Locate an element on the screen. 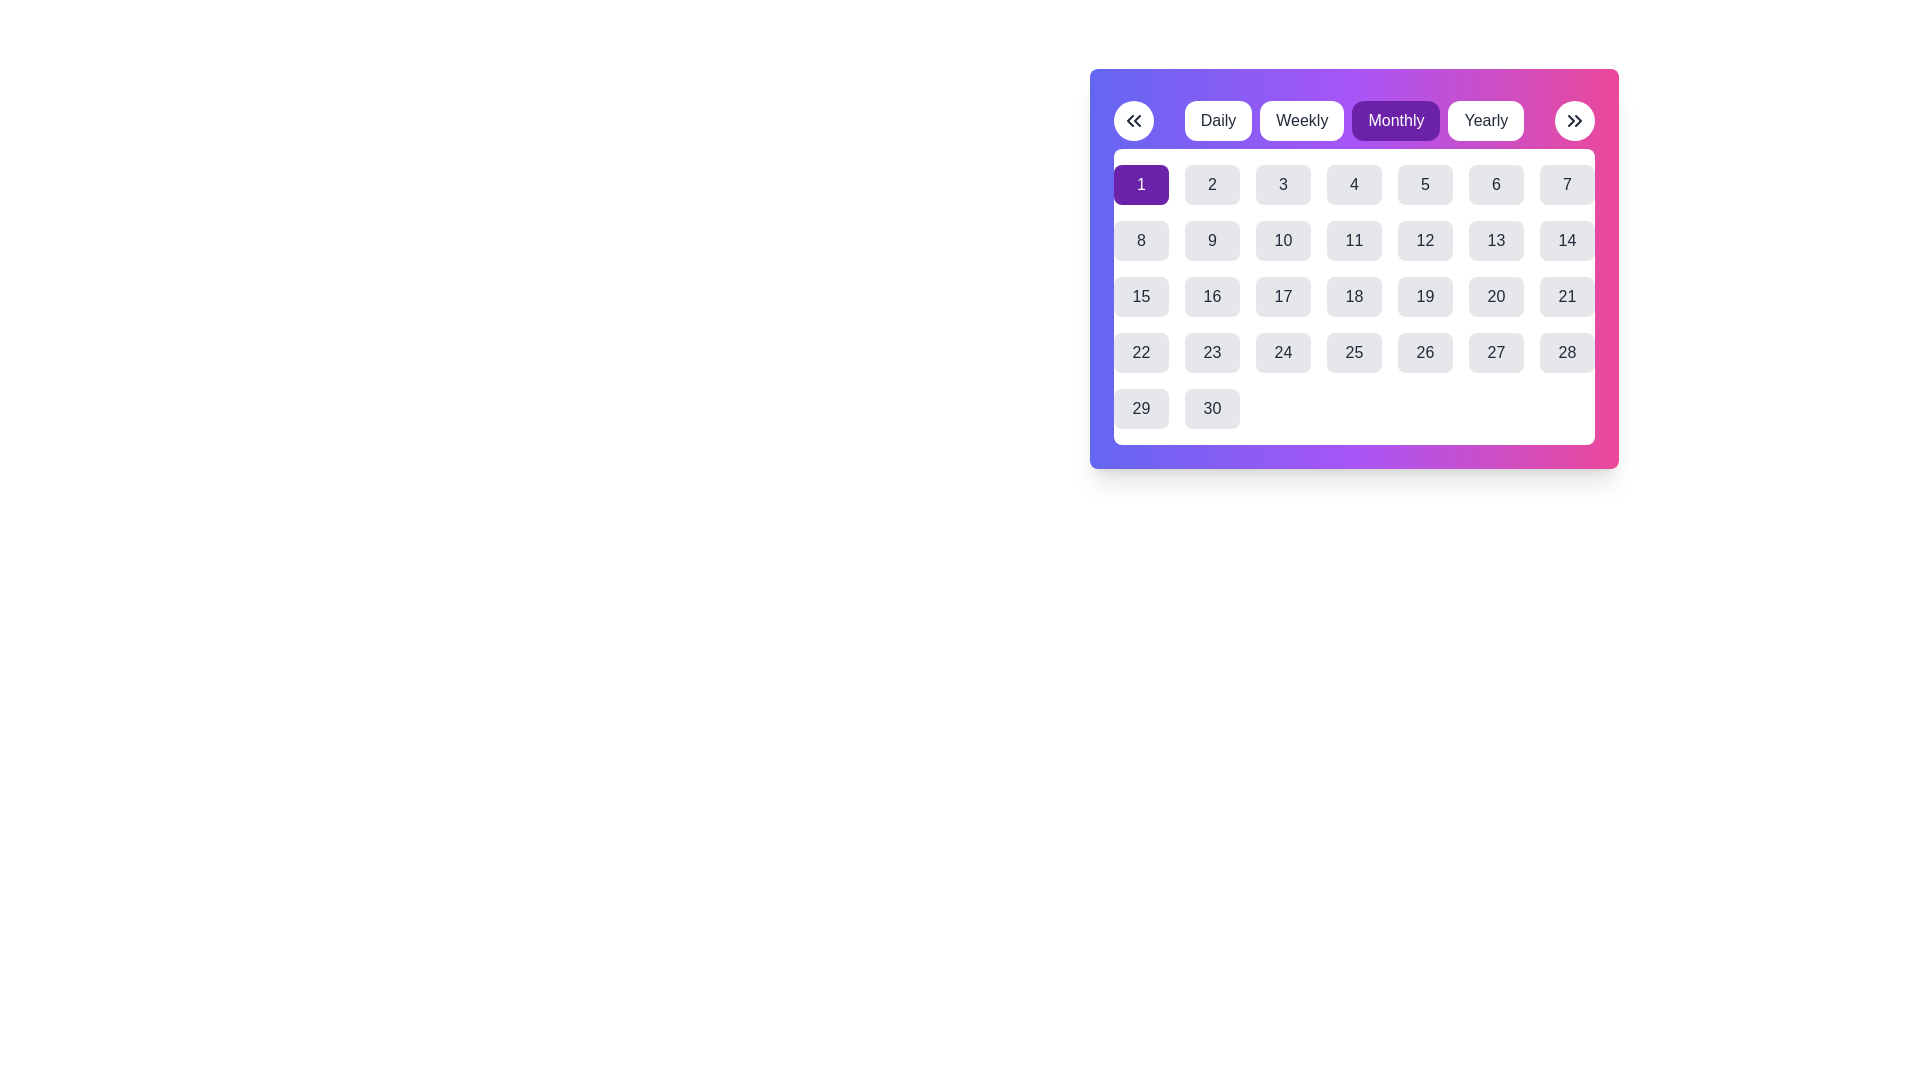  the button that represents a selectable date in a monthly calendar view, located in the second row and second column of a 7-column grid layout is located at coordinates (1211, 239).